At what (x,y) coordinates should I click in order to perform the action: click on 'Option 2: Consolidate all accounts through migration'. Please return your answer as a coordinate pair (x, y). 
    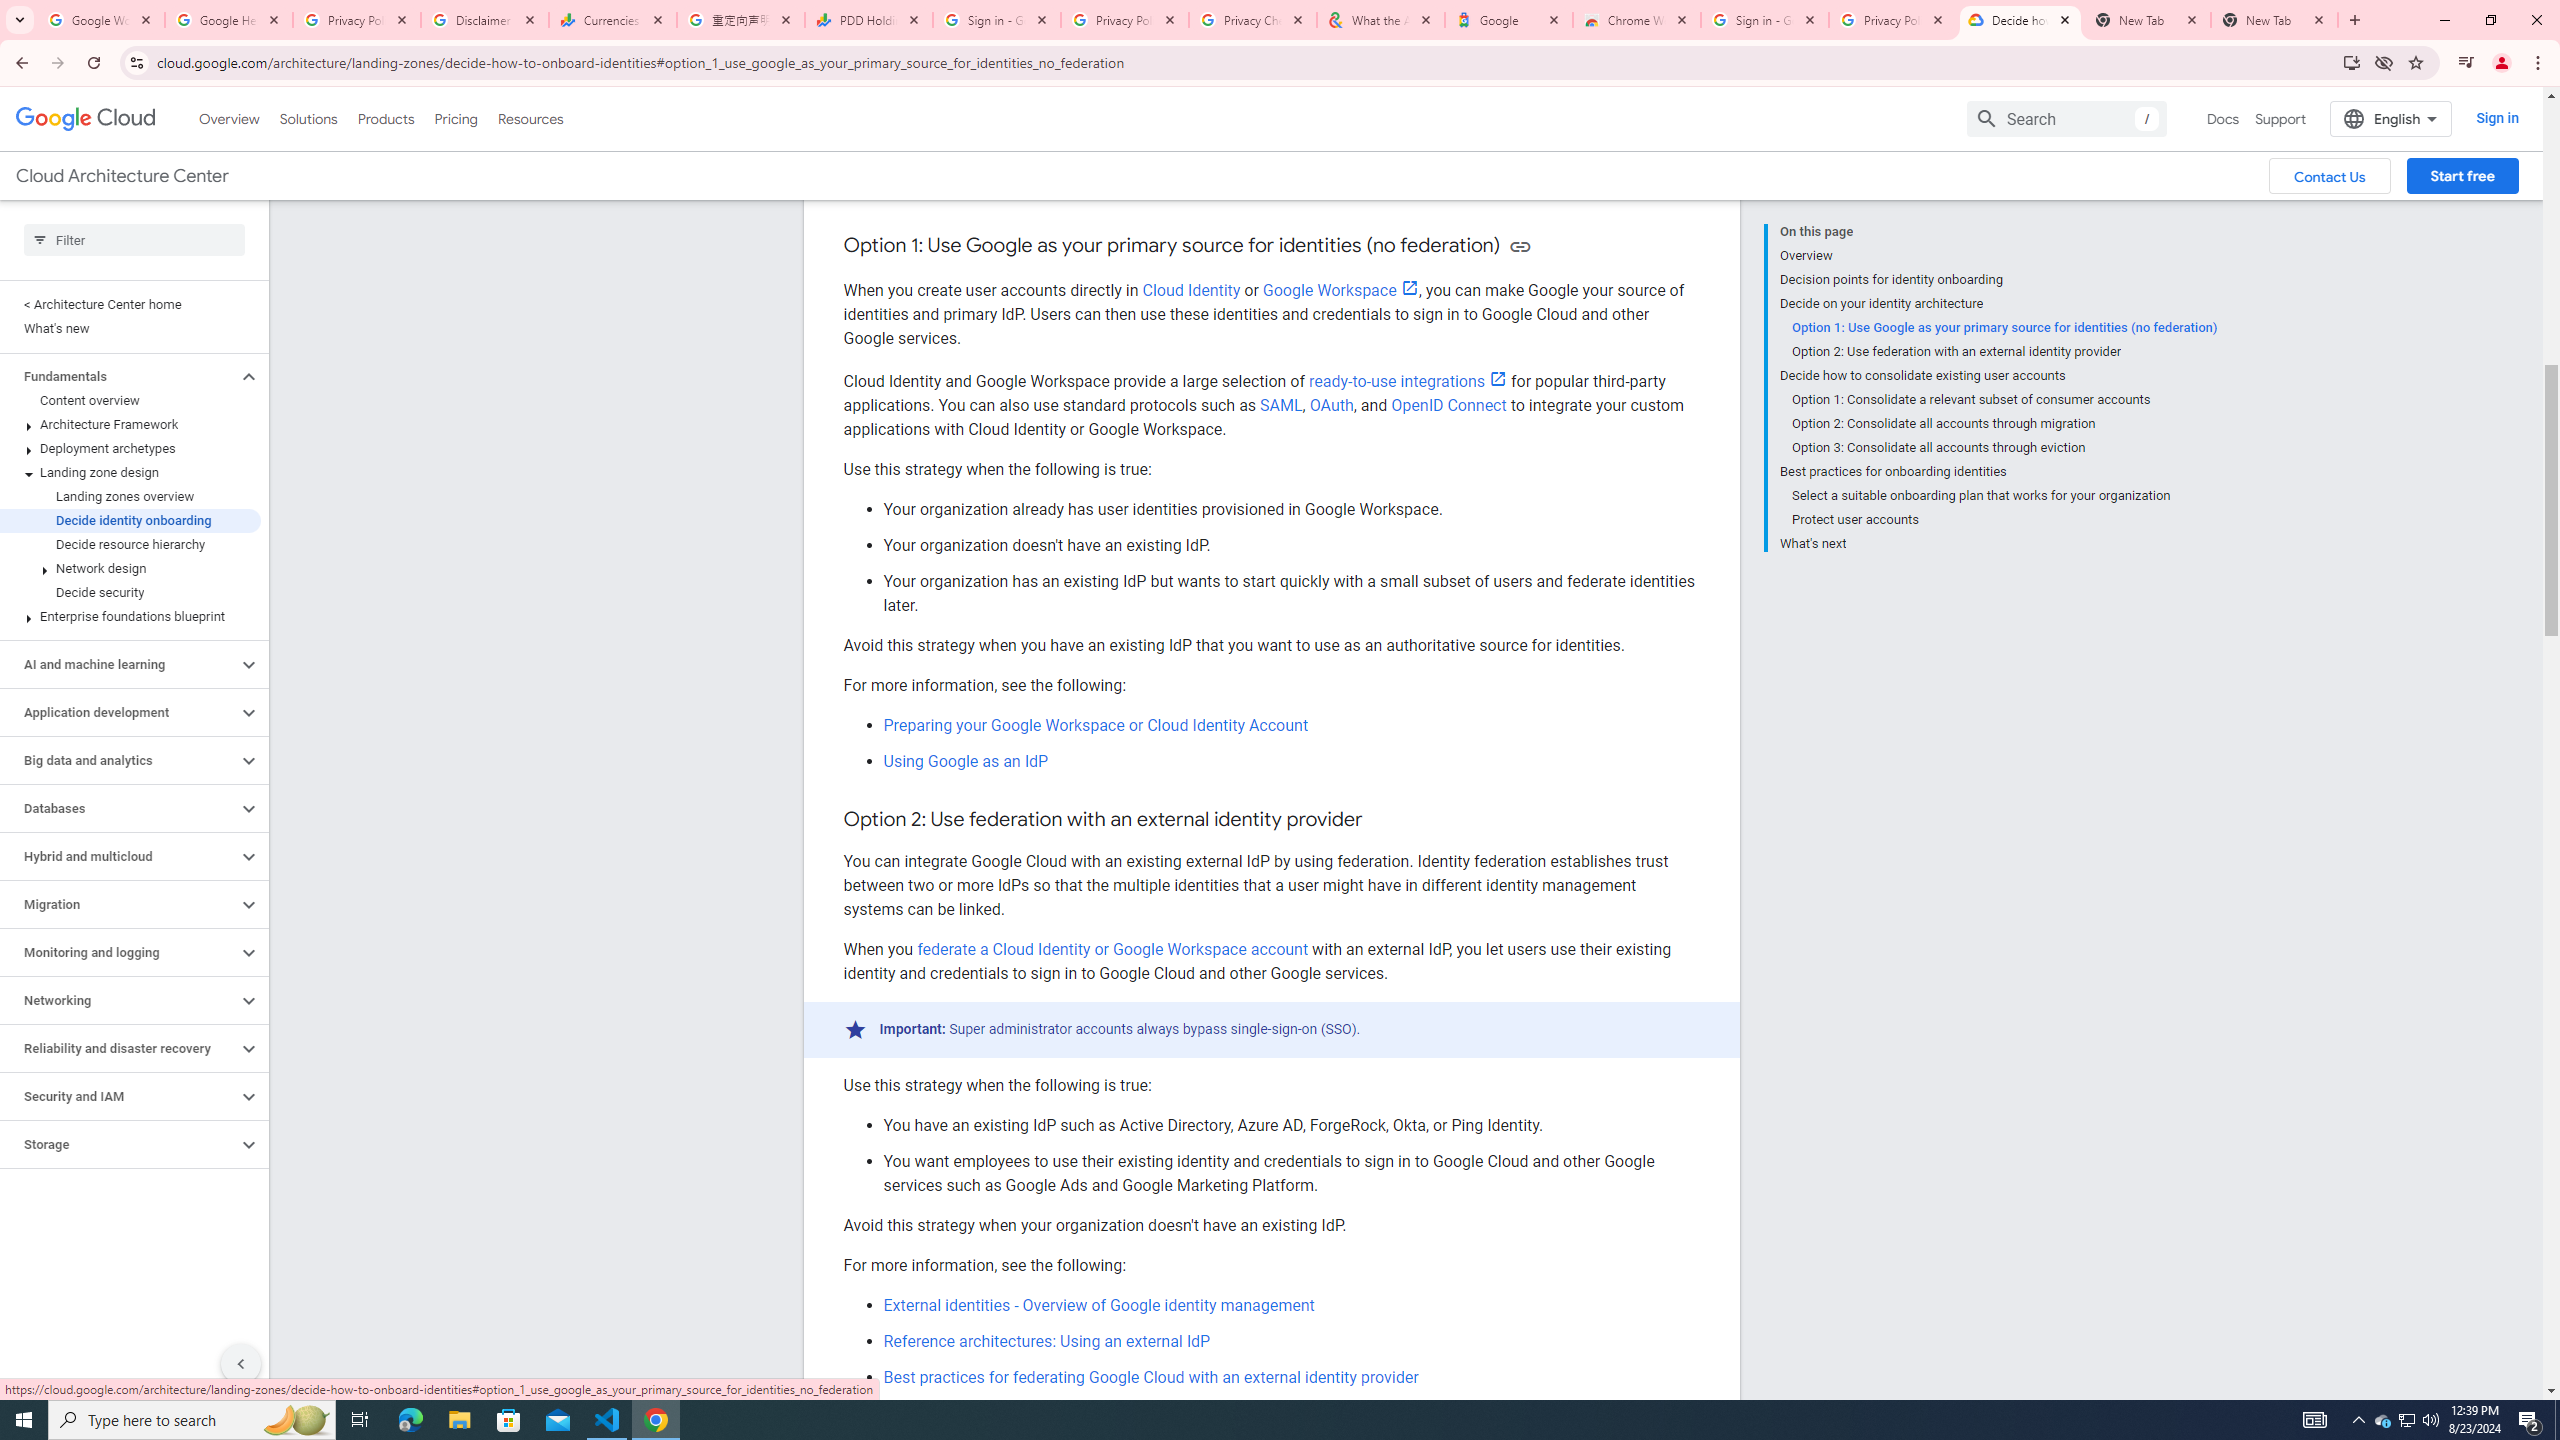
    Looking at the image, I should click on (2003, 424).